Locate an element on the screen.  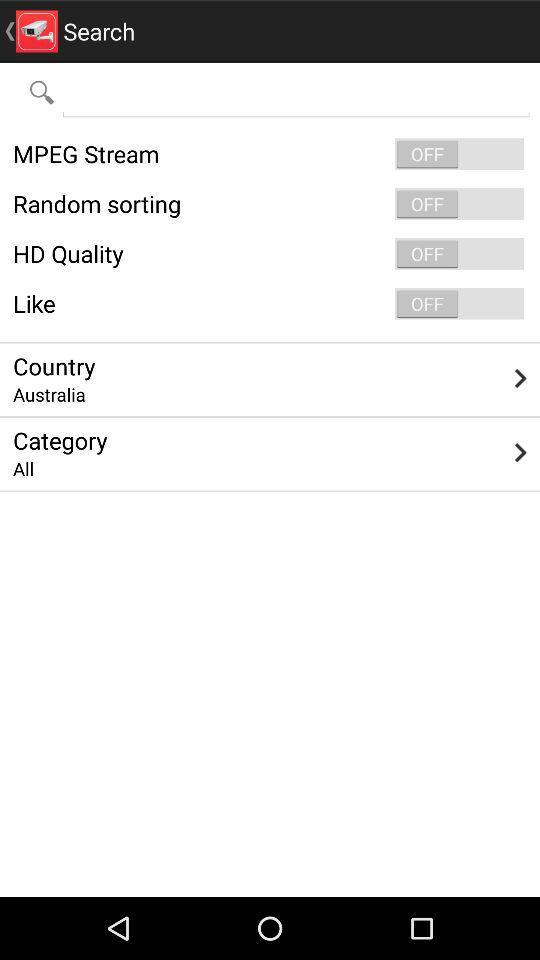
search box is located at coordinates (295, 91).